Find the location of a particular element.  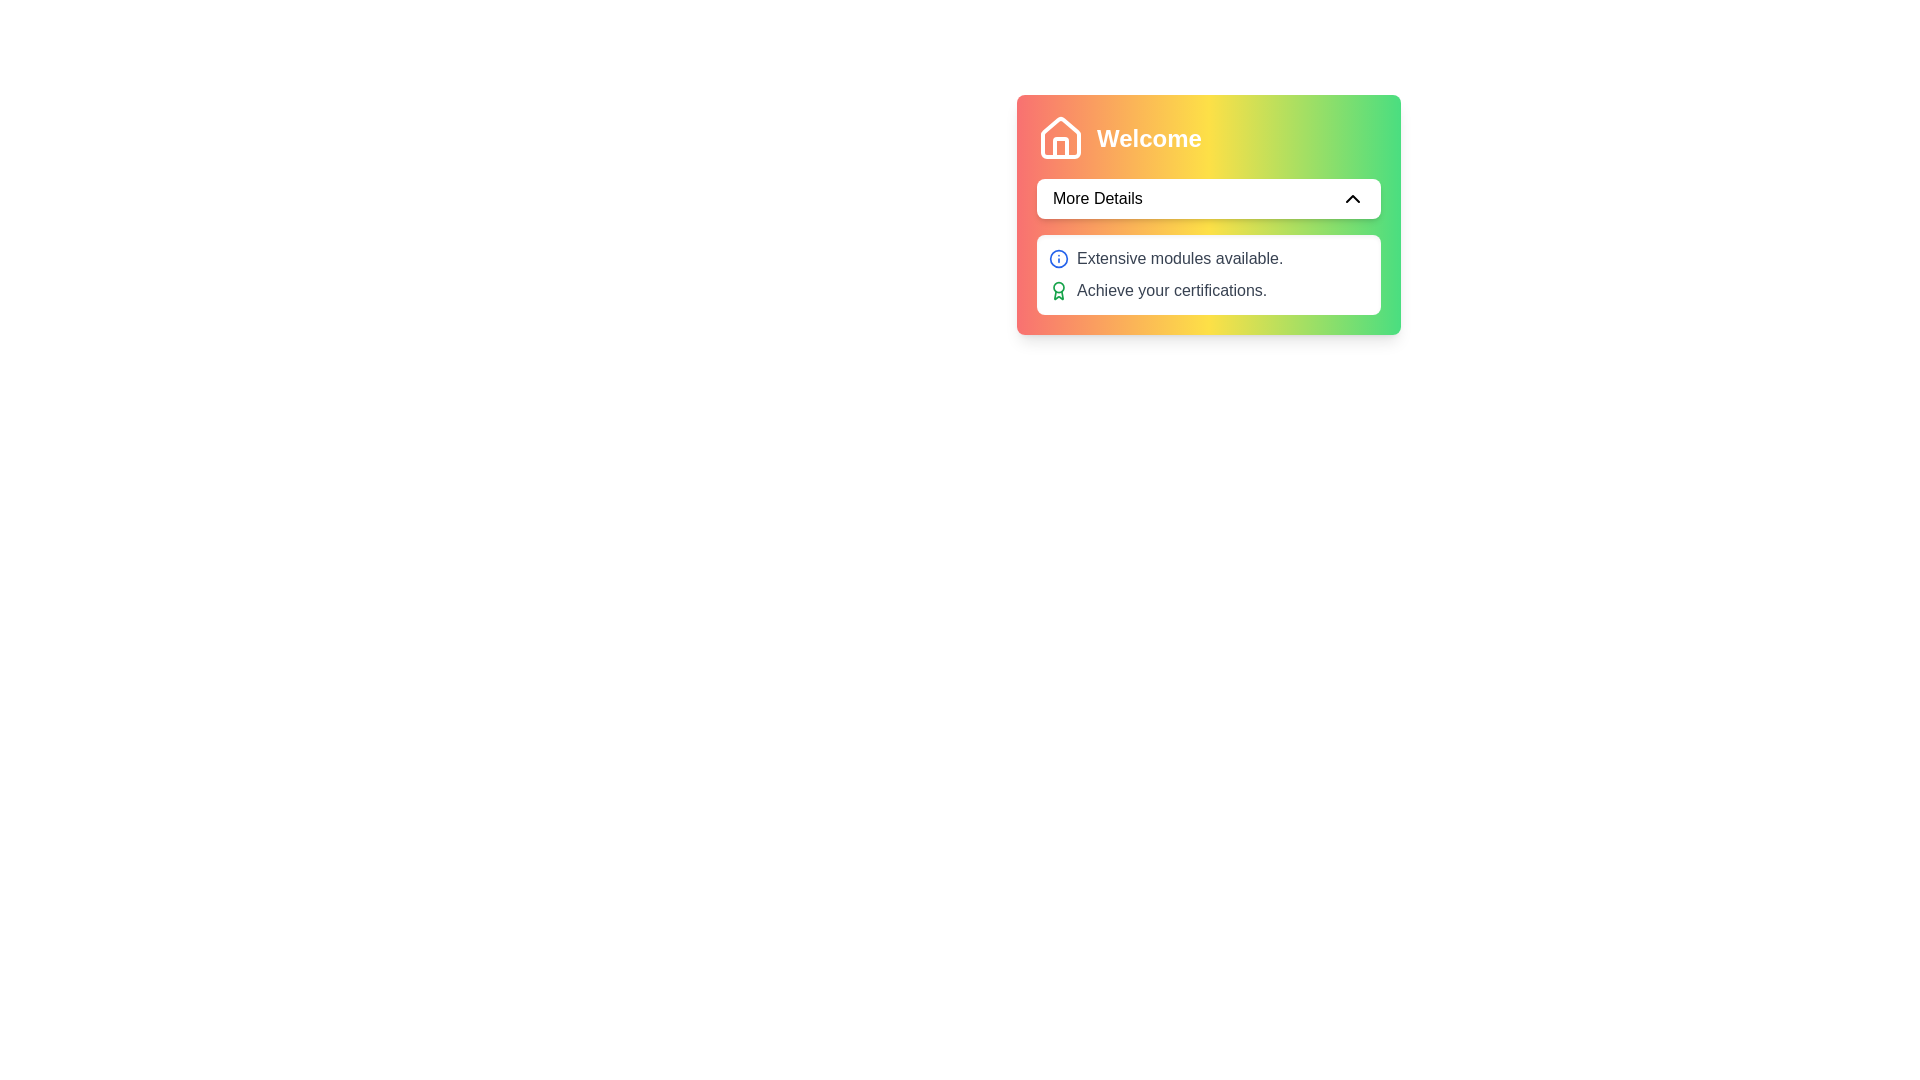

the rectangular button labeled 'More Details' with a white background and a dropdown arrow icon to trigger hover interactions is located at coordinates (1208, 215).